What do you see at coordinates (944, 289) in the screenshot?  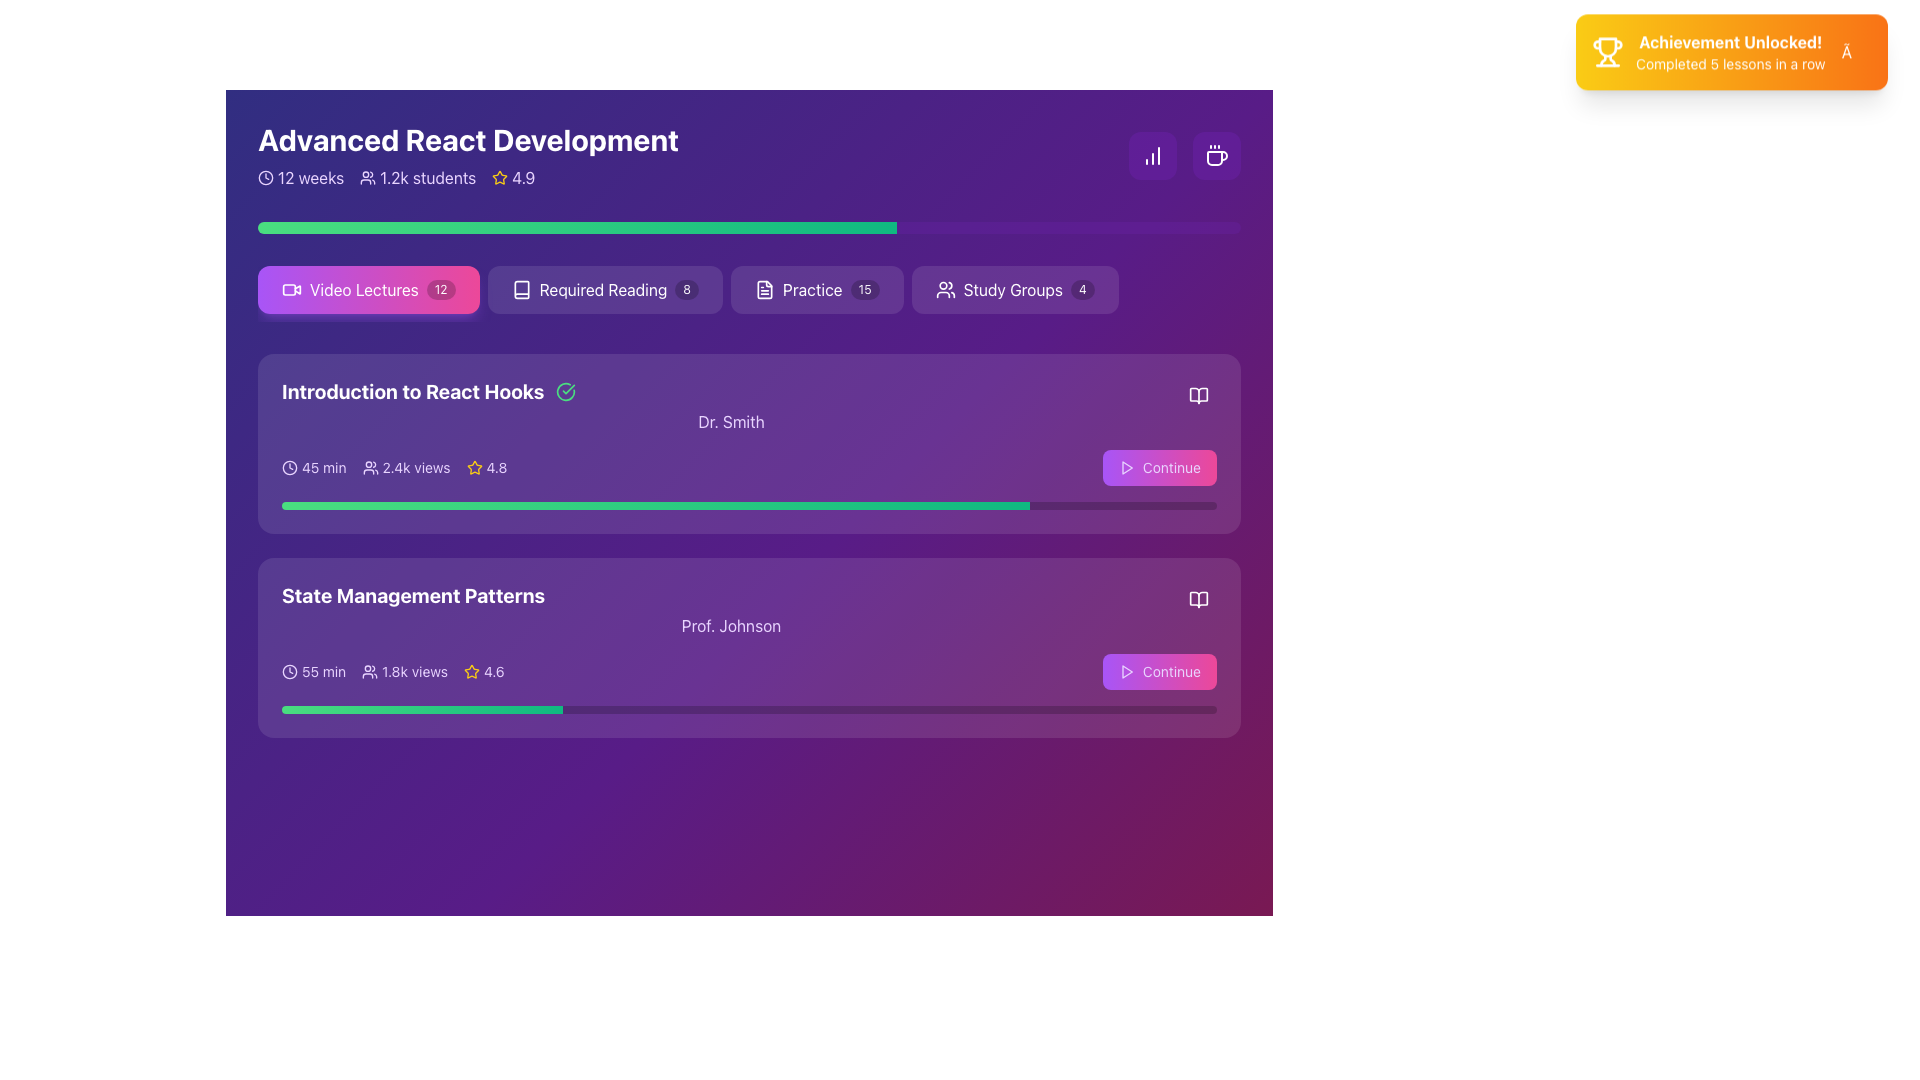 I see `the icon depicting two user figures located on the leftmost side of the 'Study Groups 4' button` at bounding box center [944, 289].